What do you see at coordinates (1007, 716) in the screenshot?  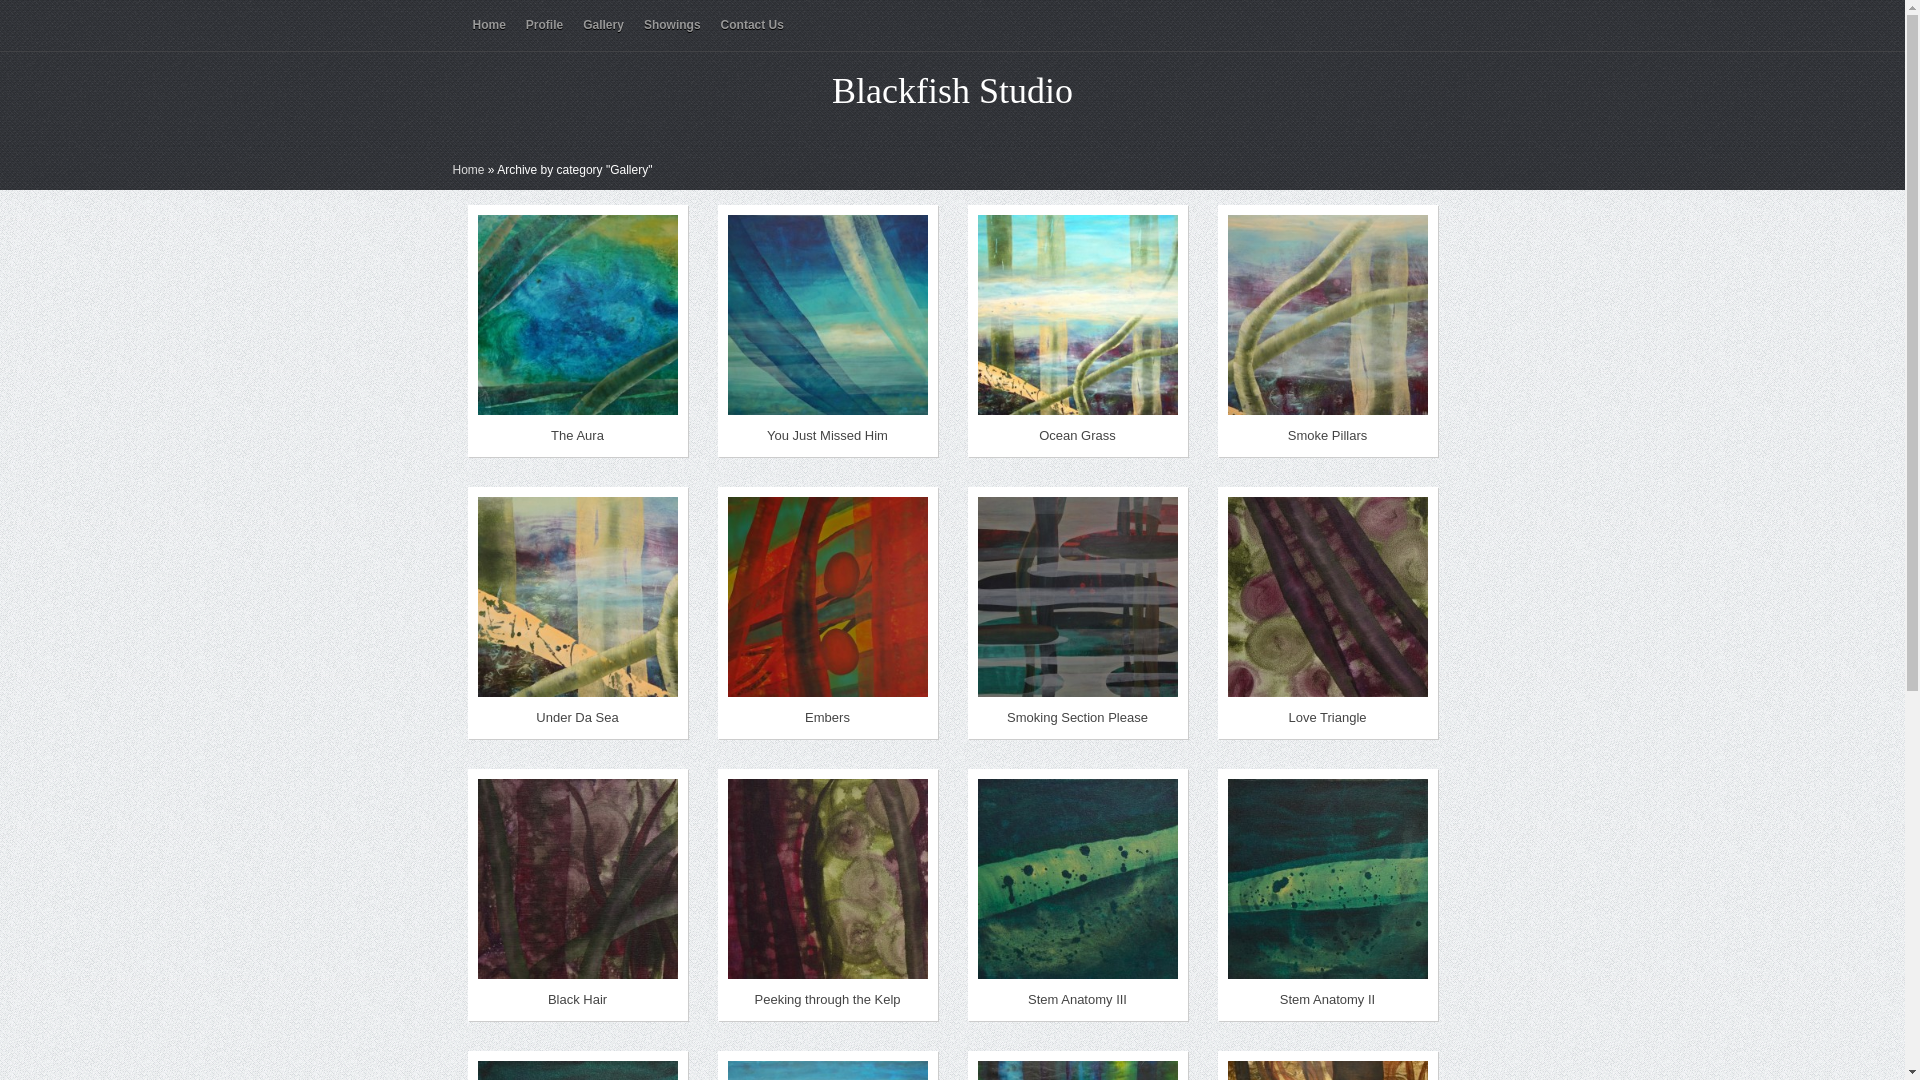 I see `'Smoking Section Please'` at bounding box center [1007, 716].